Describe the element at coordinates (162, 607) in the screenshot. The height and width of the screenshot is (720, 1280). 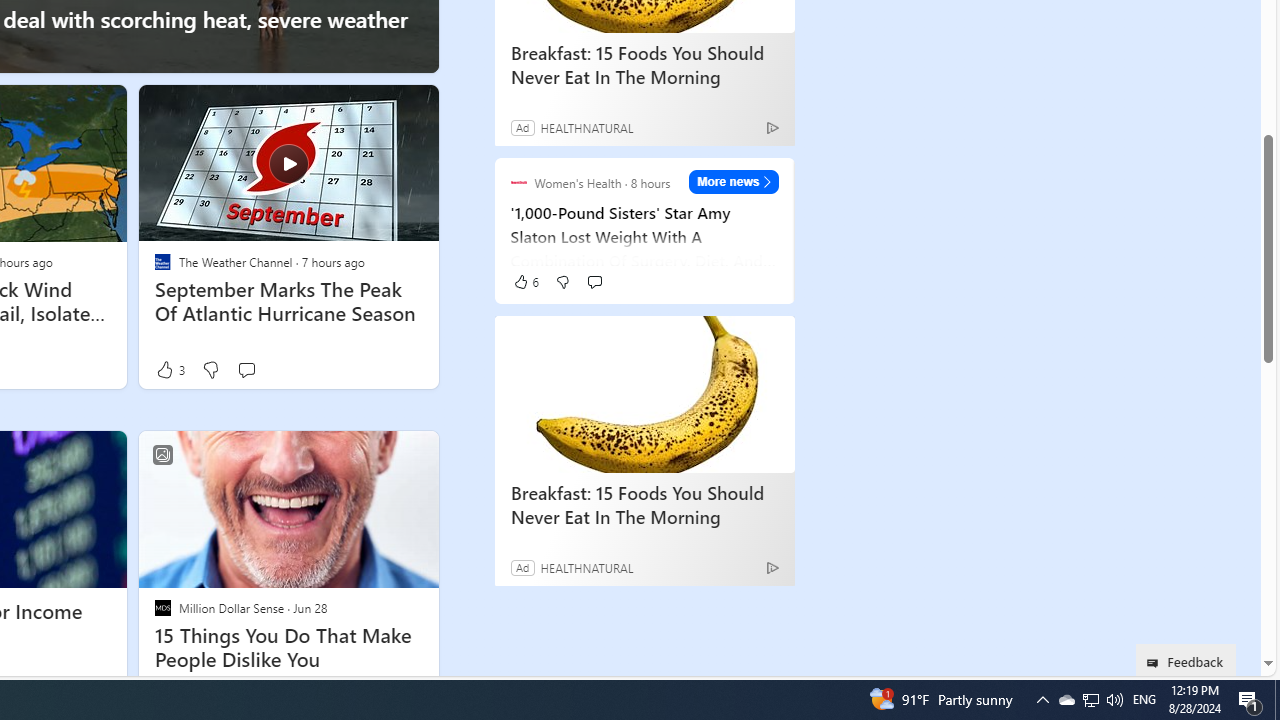
I see `'Million Dollar Sense'` at that location.